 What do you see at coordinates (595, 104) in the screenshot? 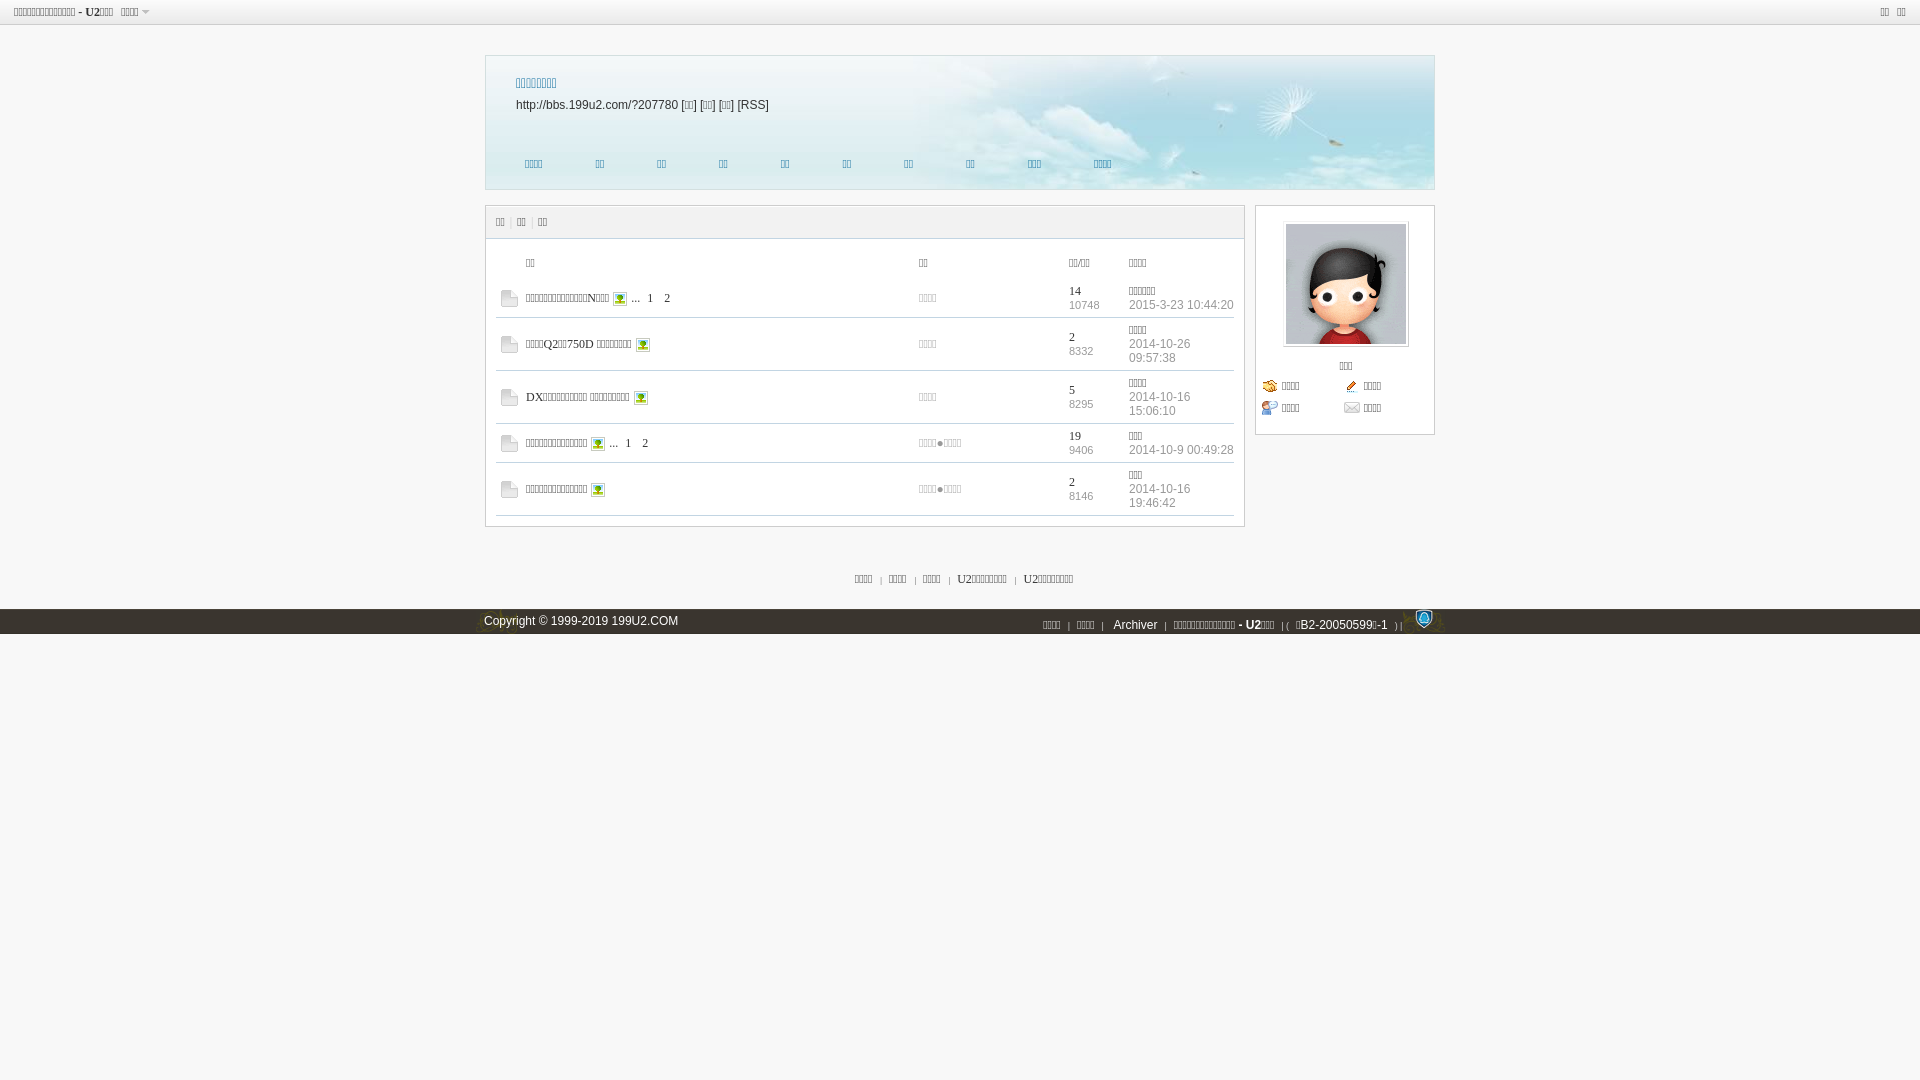
I see `'http://bbs.199u2.com/?207780'` at bounding box center [595, 104].